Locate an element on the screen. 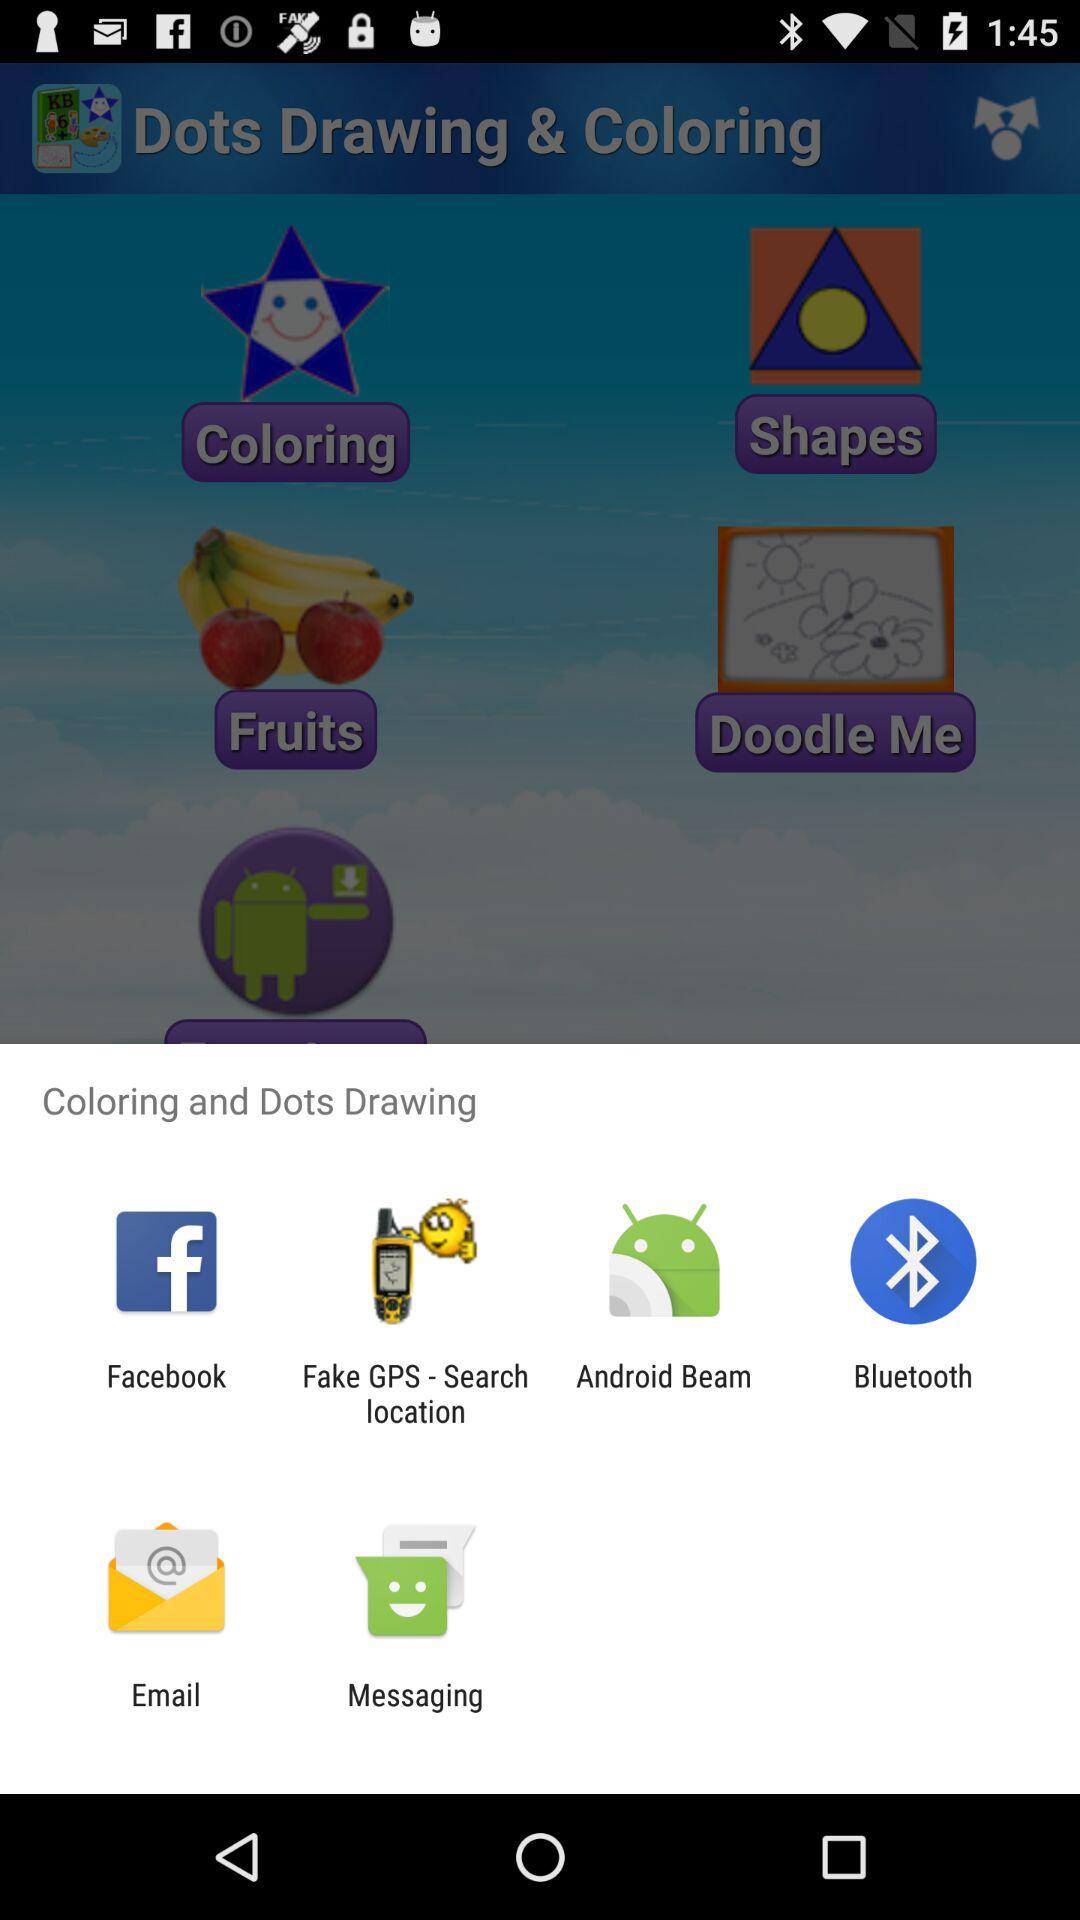  app to the left of bluetooth is located at coordinates (664, 1392).